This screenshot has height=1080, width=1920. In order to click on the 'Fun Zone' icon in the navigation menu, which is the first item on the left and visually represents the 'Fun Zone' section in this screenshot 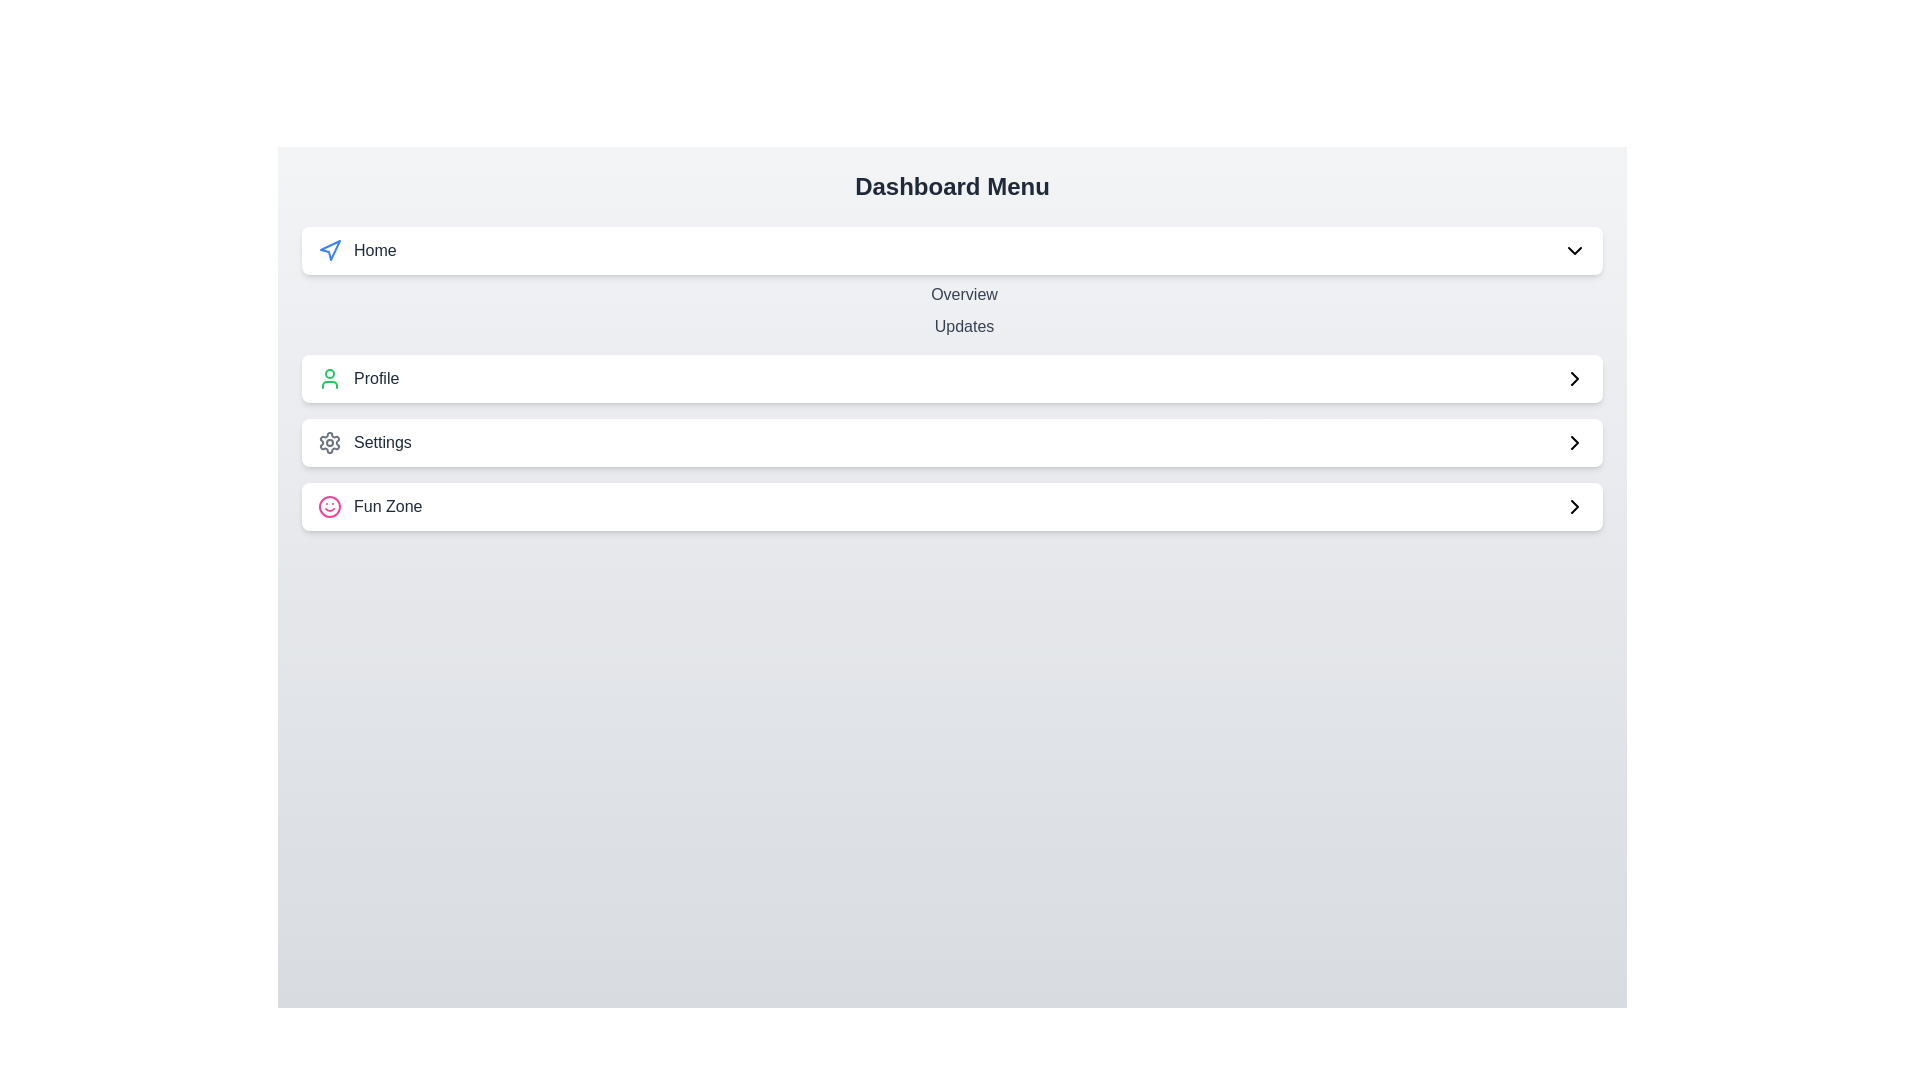, I will do `click(330, 505)`.